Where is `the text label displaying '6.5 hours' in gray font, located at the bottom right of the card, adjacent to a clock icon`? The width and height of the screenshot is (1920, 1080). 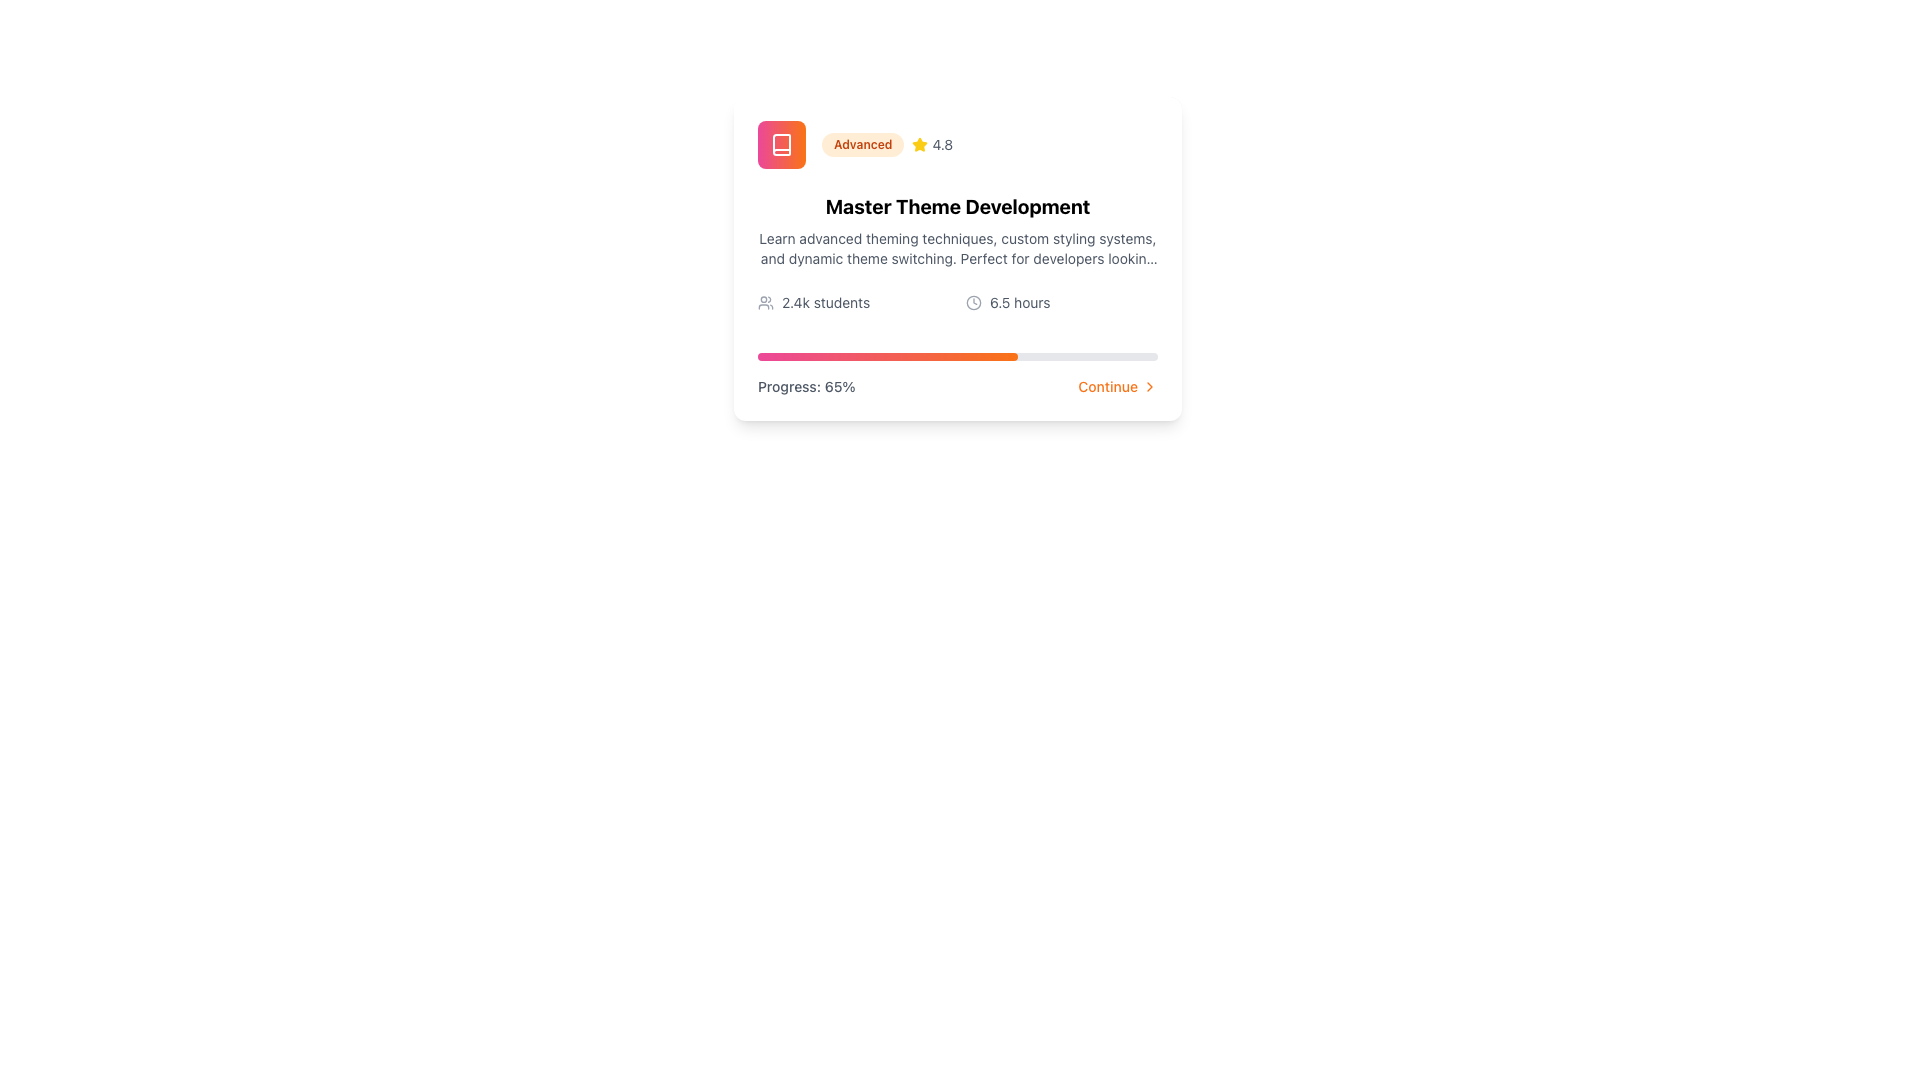
the text label displaying '6.5 hours' in gray font, located at the bottom right of the card, adjacent to a clock icon is located at coordinates (1020, 303).